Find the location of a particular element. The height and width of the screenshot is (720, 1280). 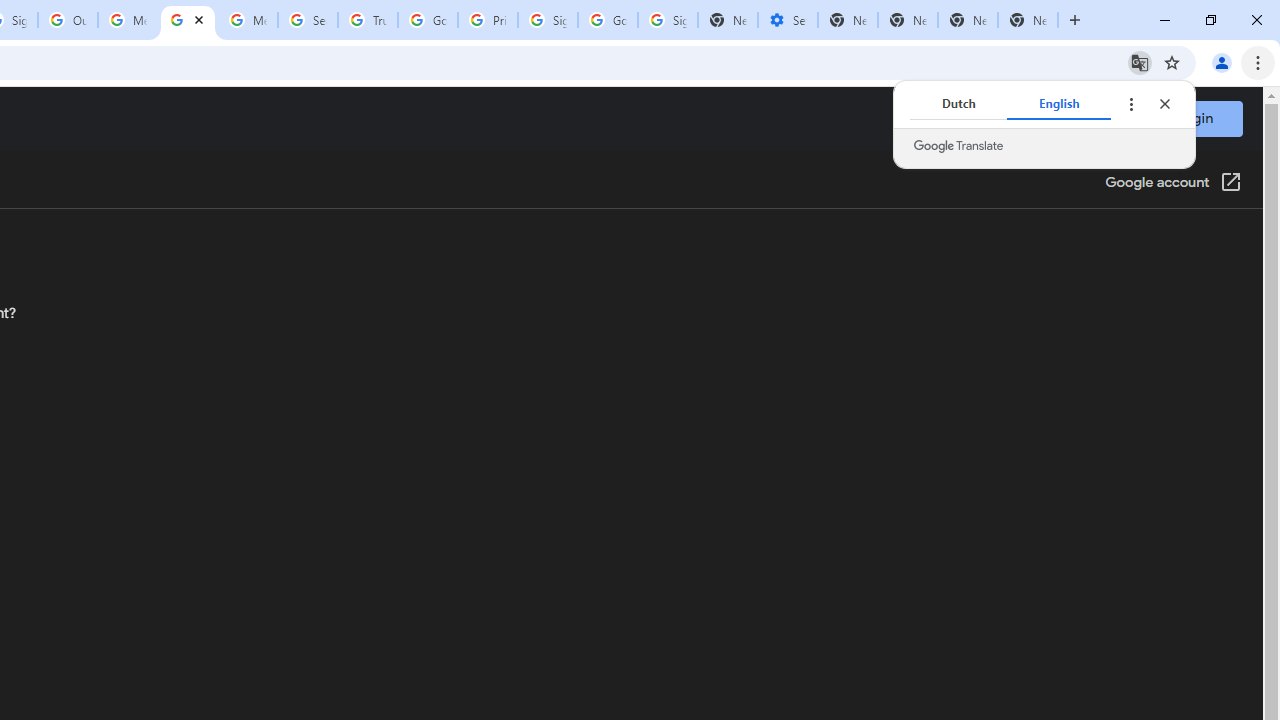

'Translate options' is located at coordinates (1130, 104).